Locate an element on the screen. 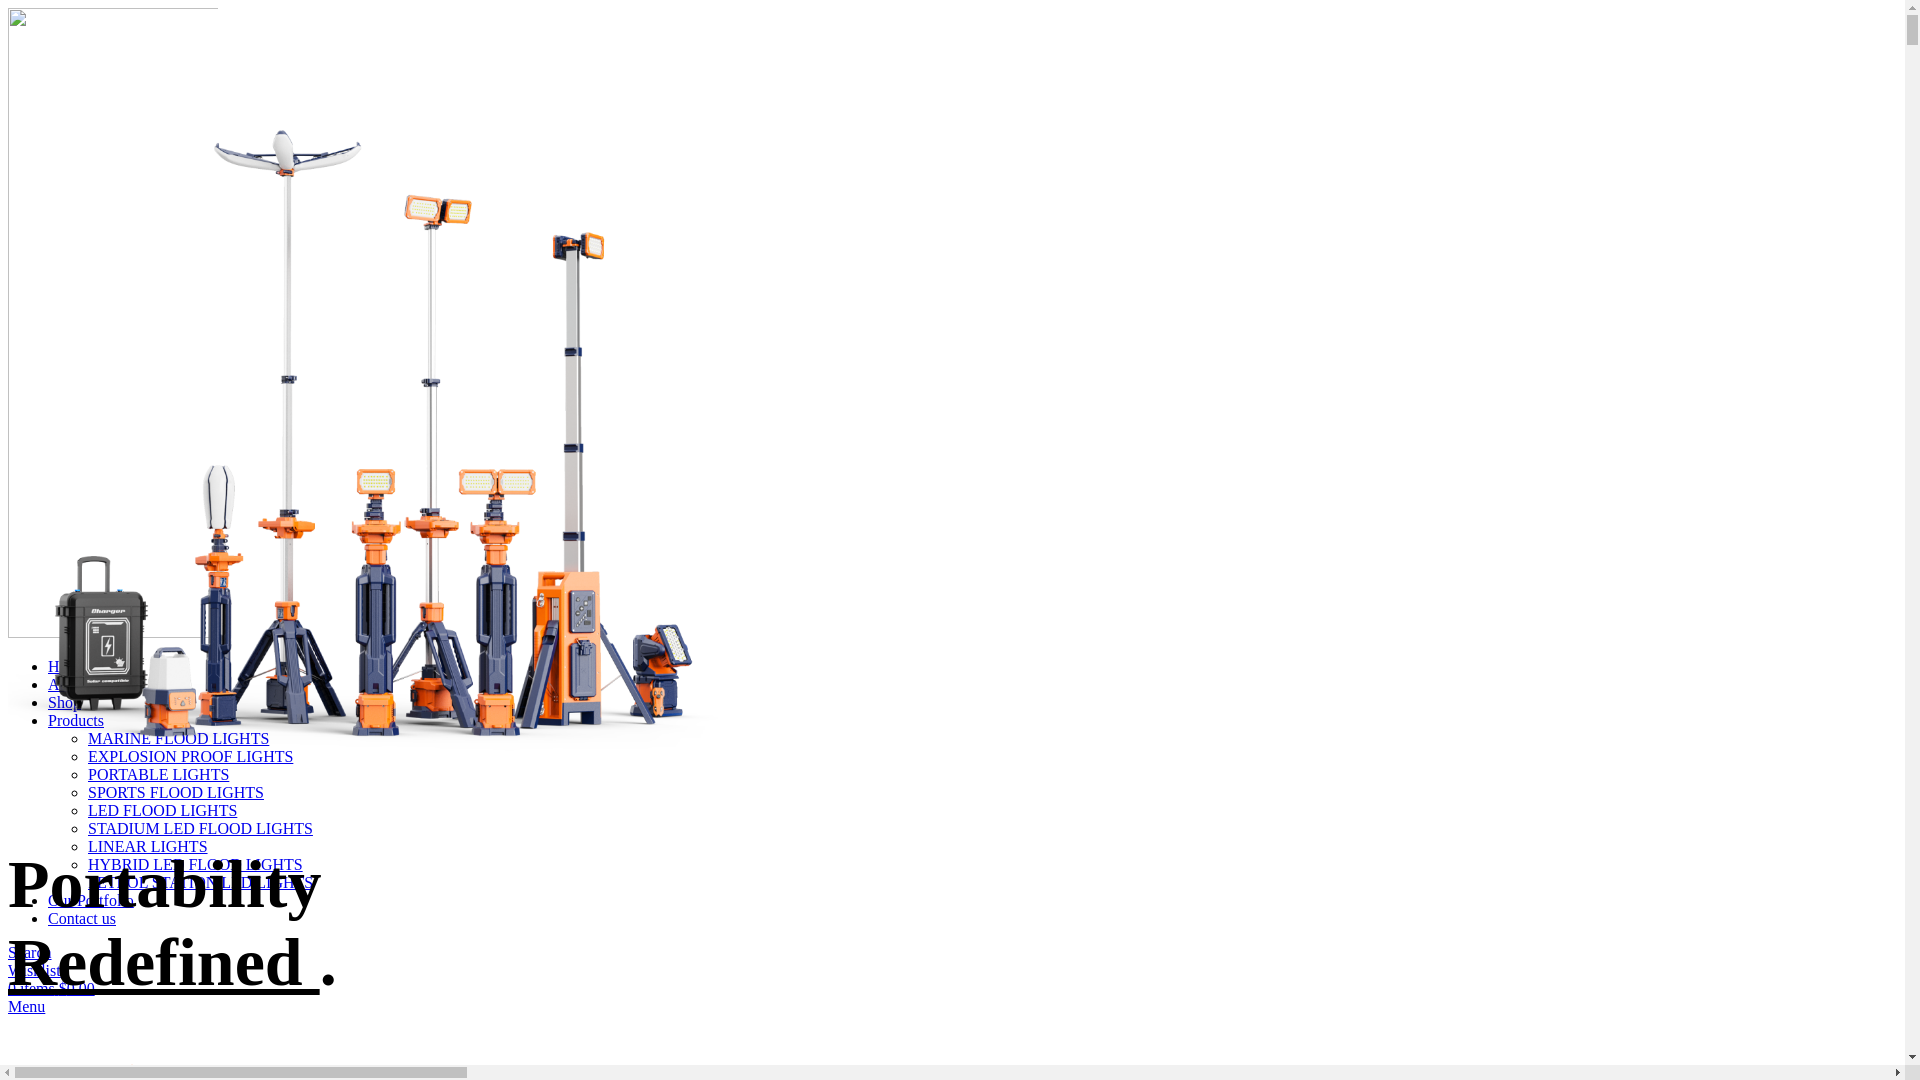 Image resolution: width=1920 pixels, height=1080 pixels. 'About us' is located at coordinates (48, 683).